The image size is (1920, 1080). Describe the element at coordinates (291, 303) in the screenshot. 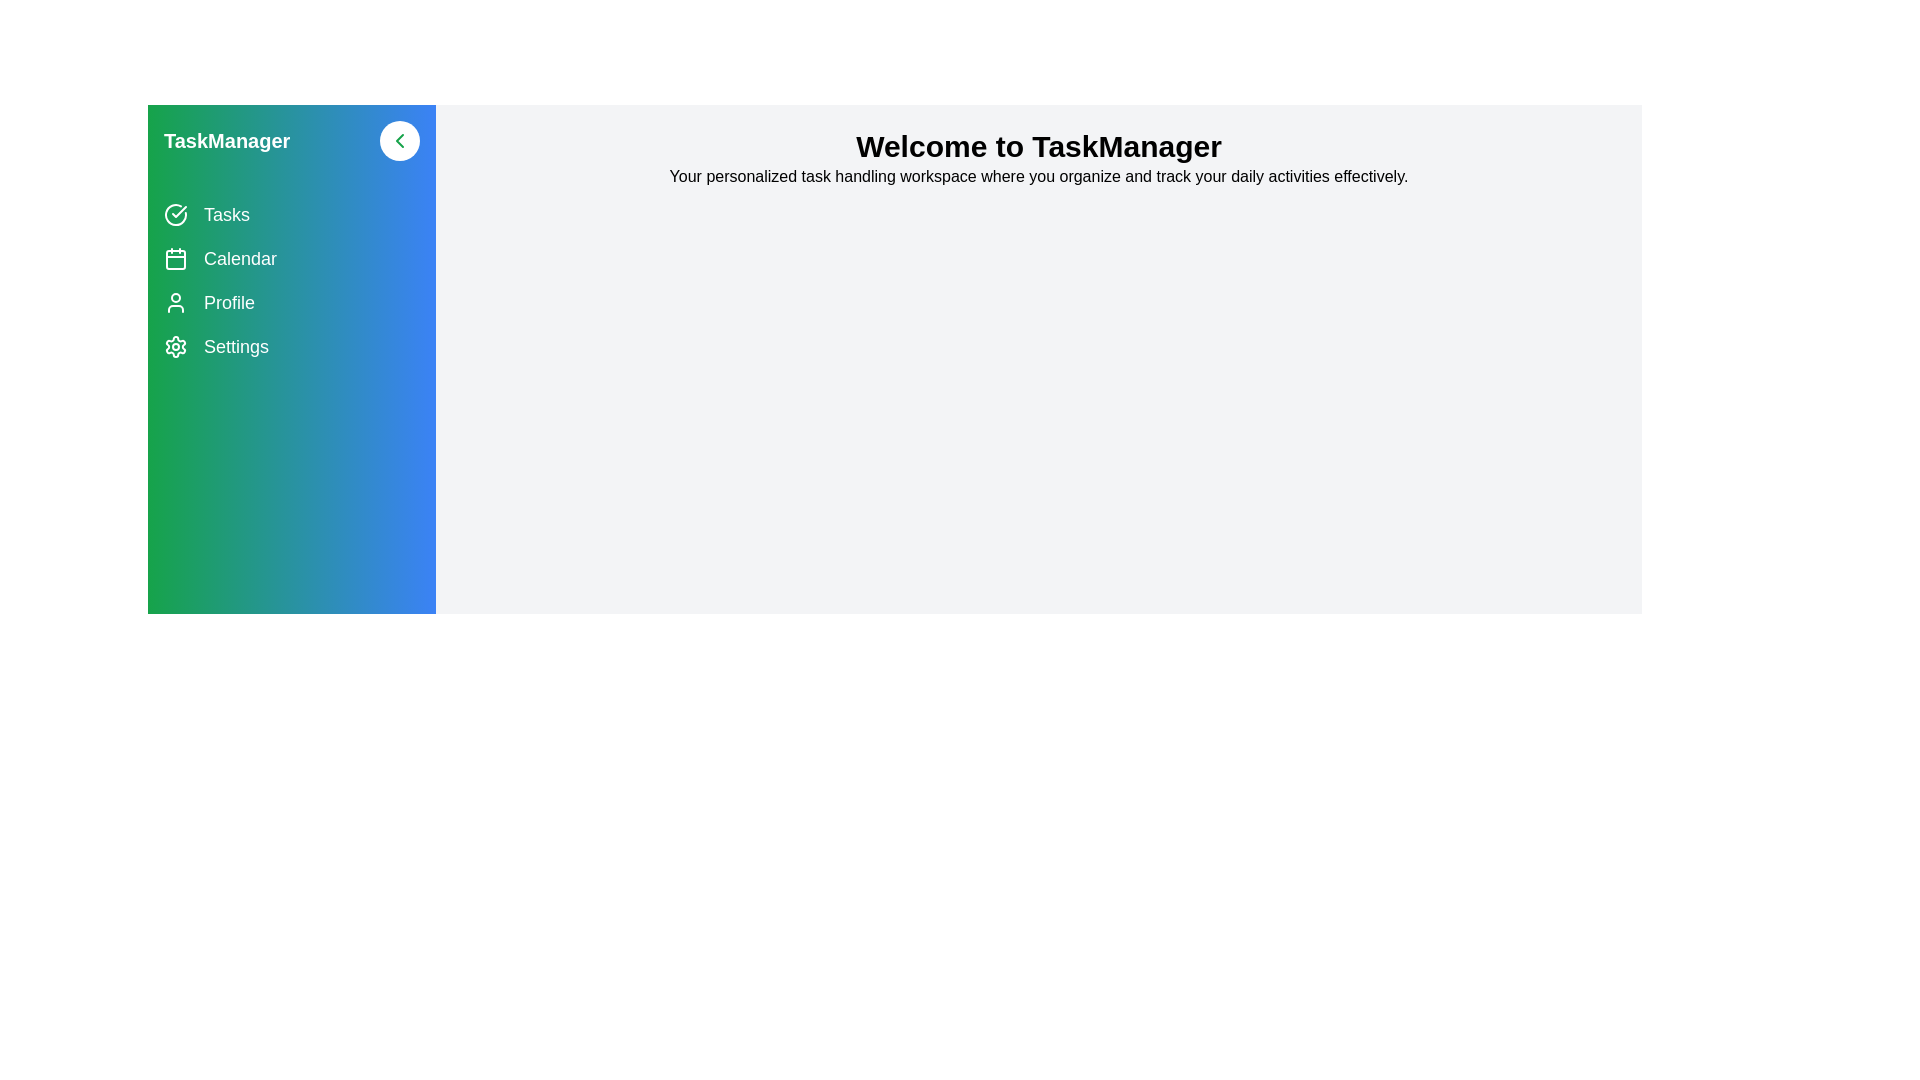

I see `the navigation item Profile to observe its hover effect` at that location.